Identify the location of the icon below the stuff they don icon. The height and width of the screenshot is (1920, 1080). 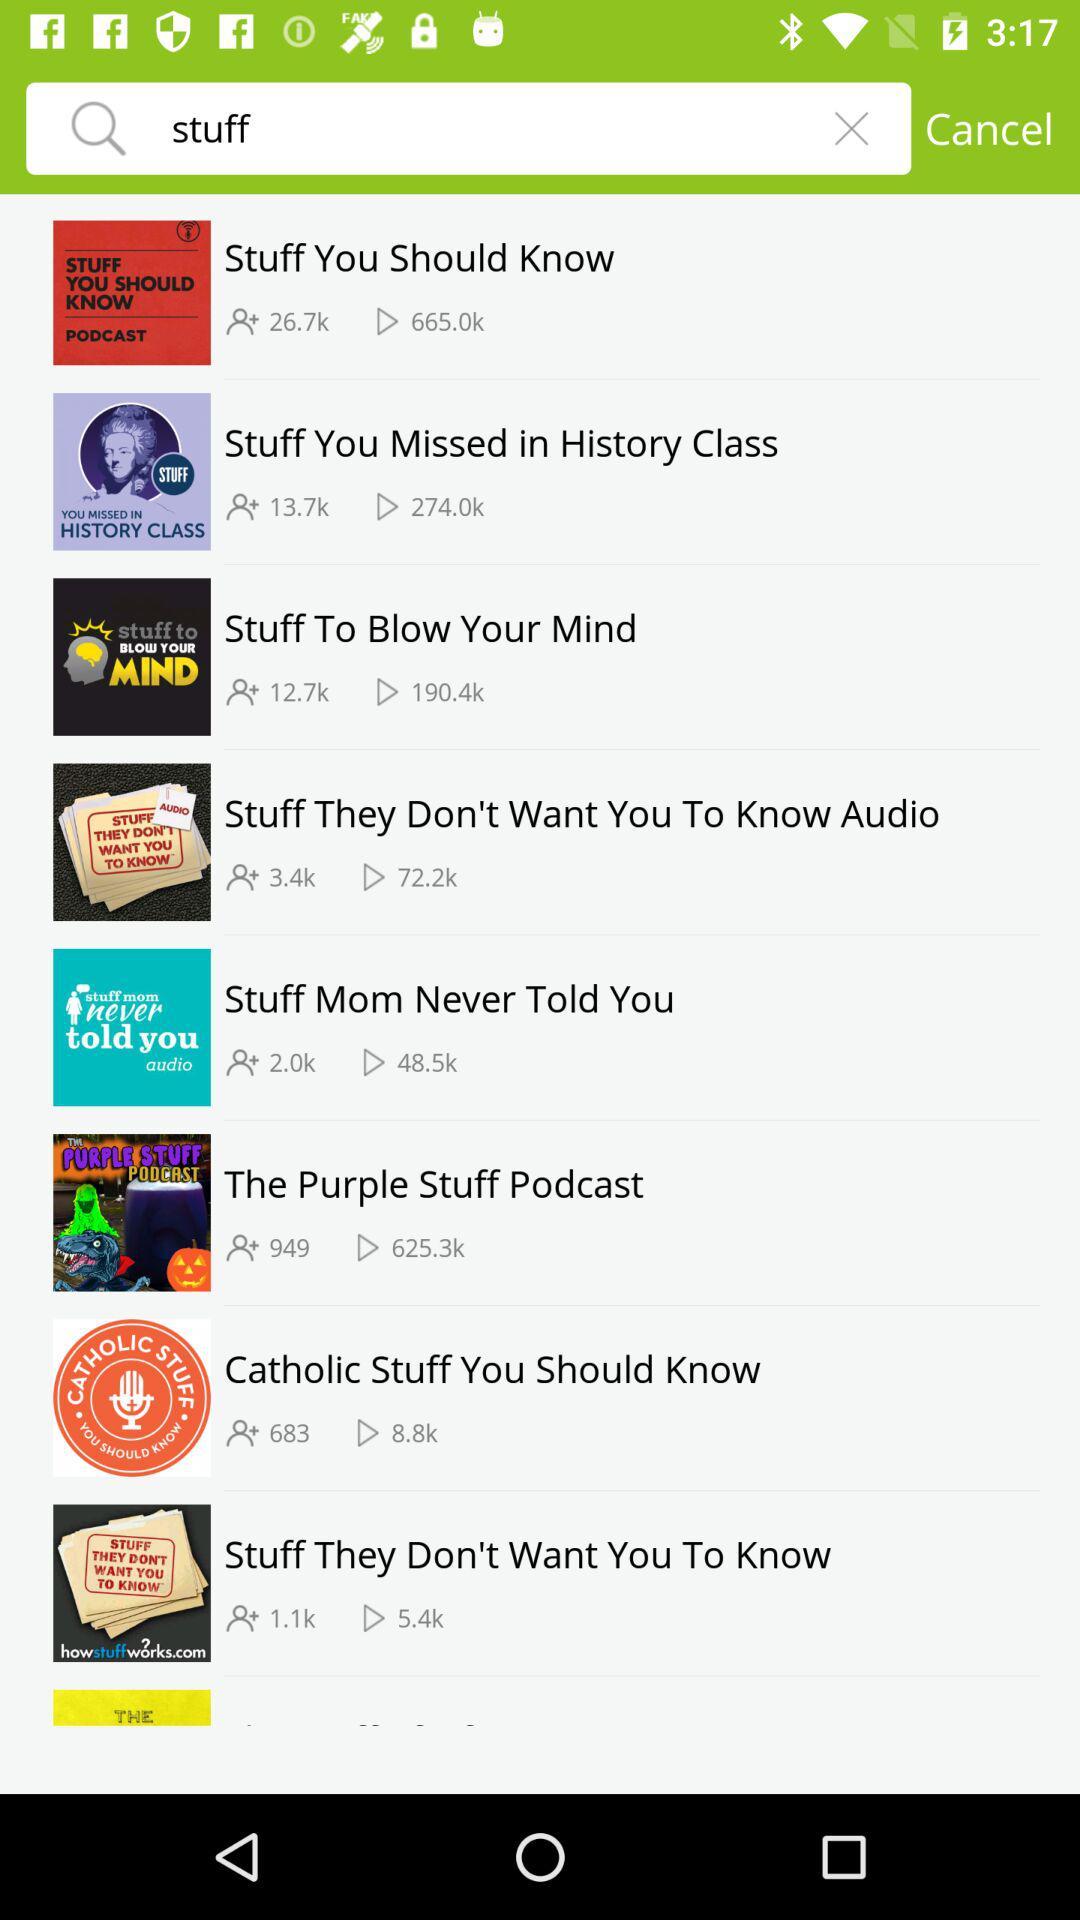
(292, 1618).